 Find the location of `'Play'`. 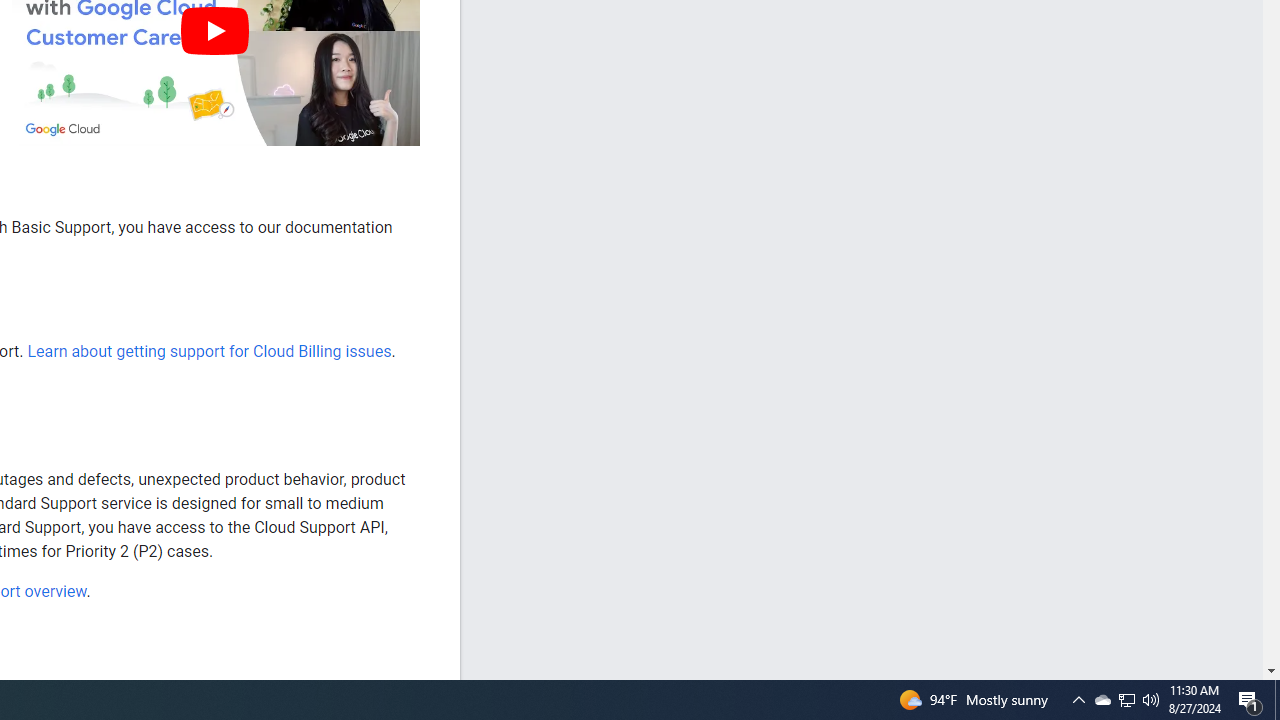

'Play' is located at coordinates (215, 30).